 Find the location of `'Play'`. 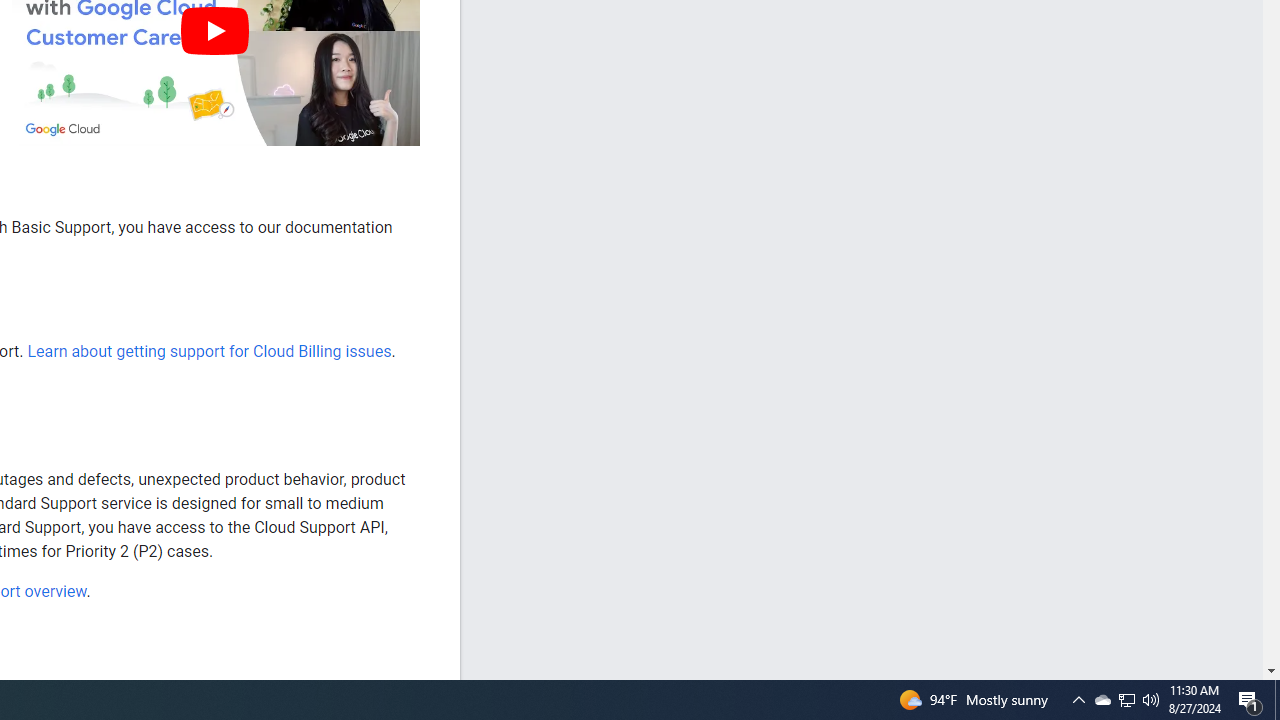

'Play' is located at coordinates (215, 30).